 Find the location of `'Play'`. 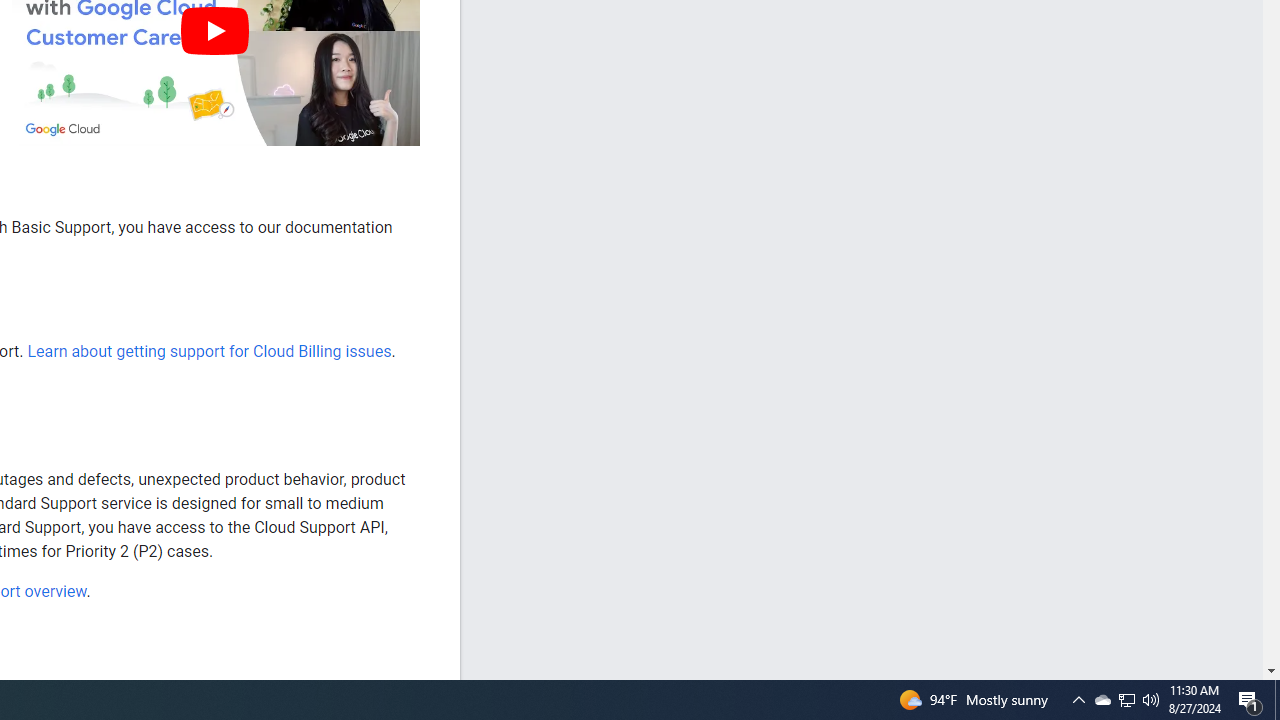

'Play' is located at coordinates (215, 30).